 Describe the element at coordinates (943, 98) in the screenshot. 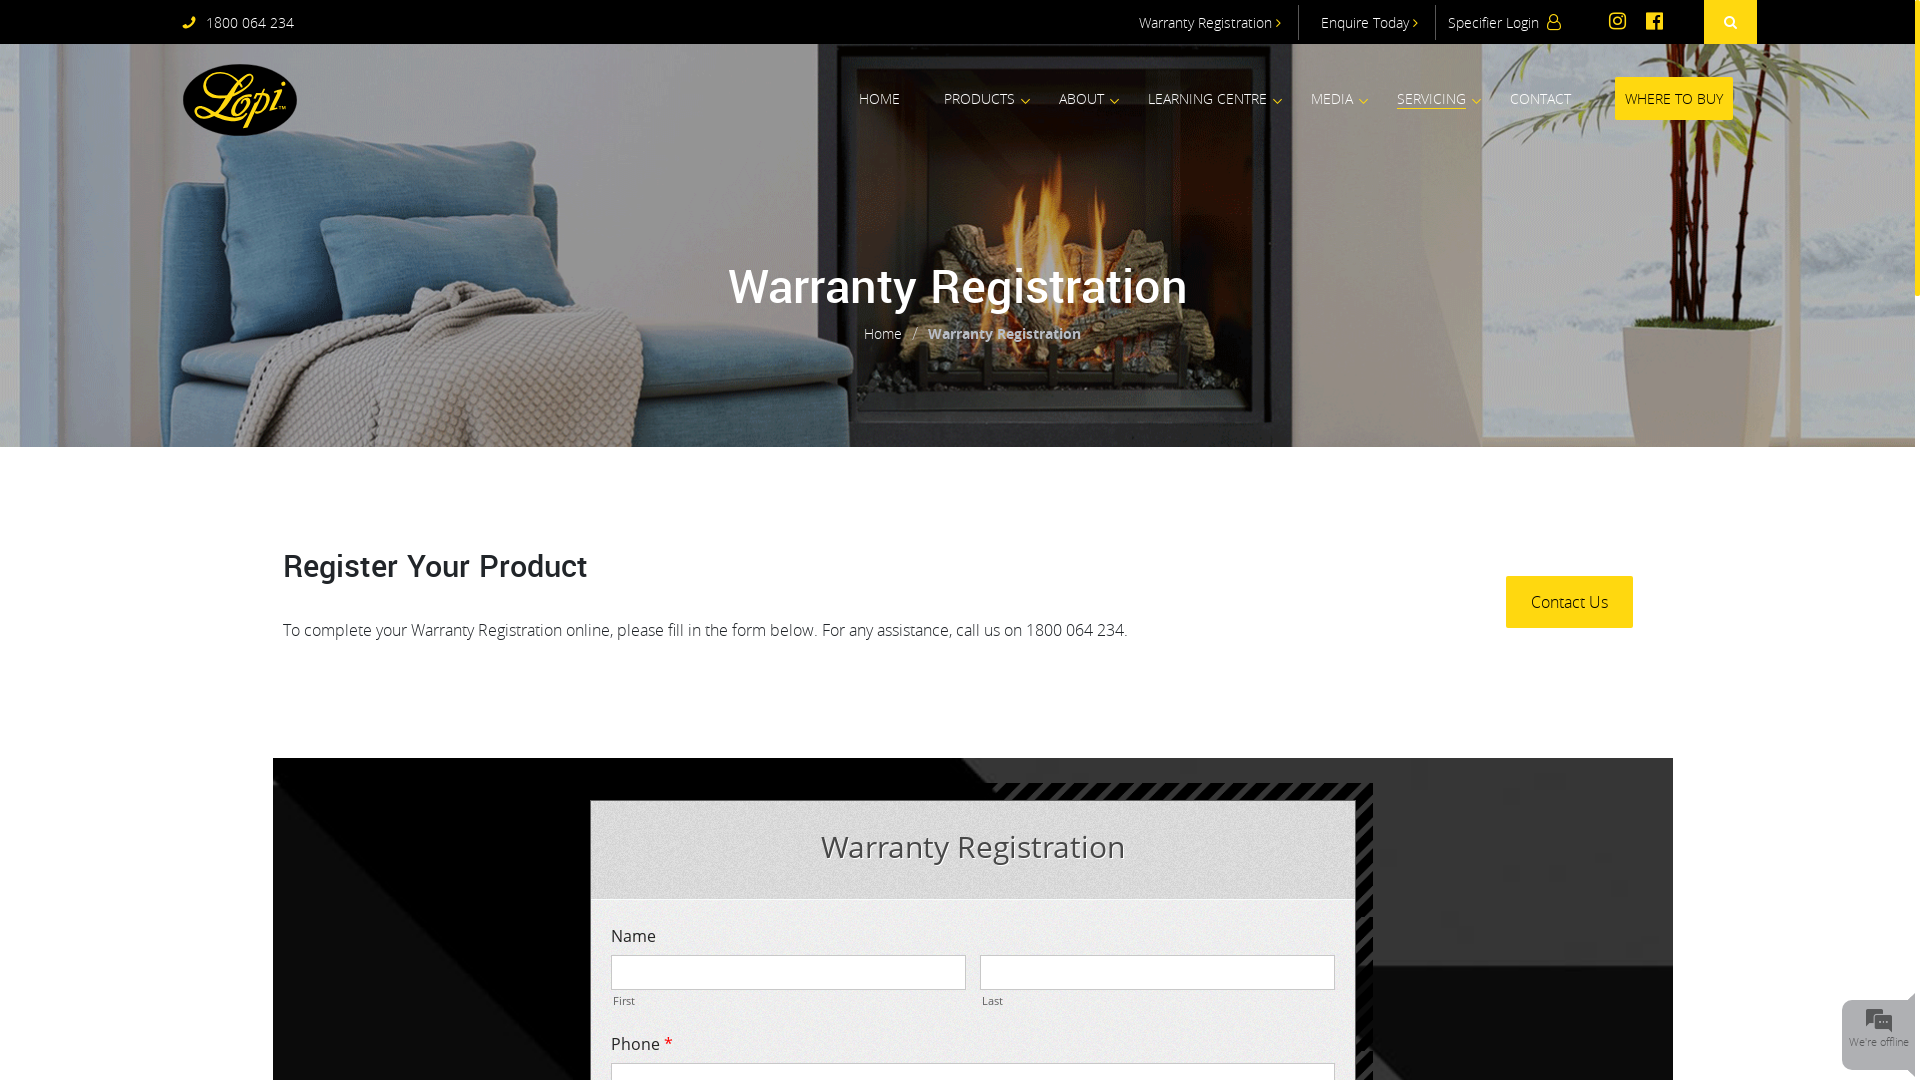

I see `'PRODUCTS'` at that location.